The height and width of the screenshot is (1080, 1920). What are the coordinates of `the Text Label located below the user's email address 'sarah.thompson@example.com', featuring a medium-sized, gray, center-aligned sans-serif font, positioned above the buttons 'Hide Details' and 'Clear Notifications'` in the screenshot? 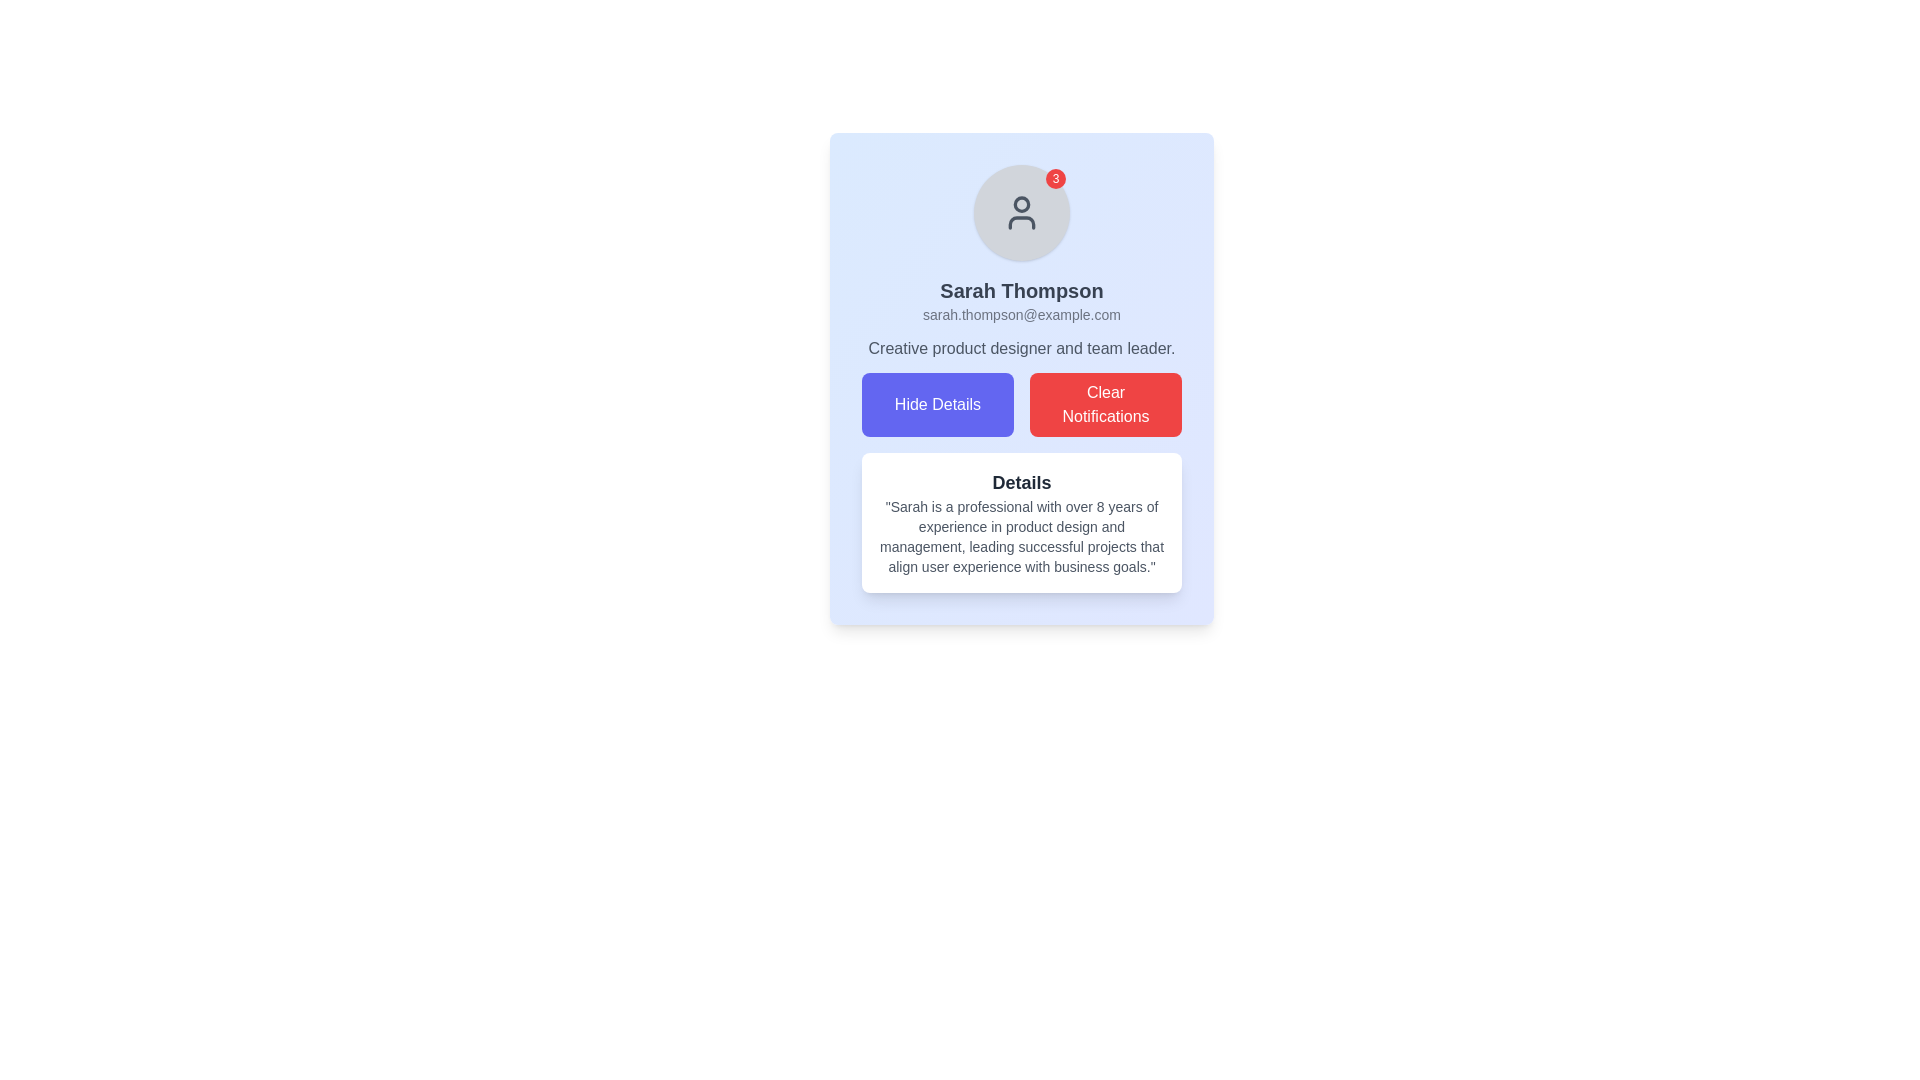 It's located at (1022, 347).